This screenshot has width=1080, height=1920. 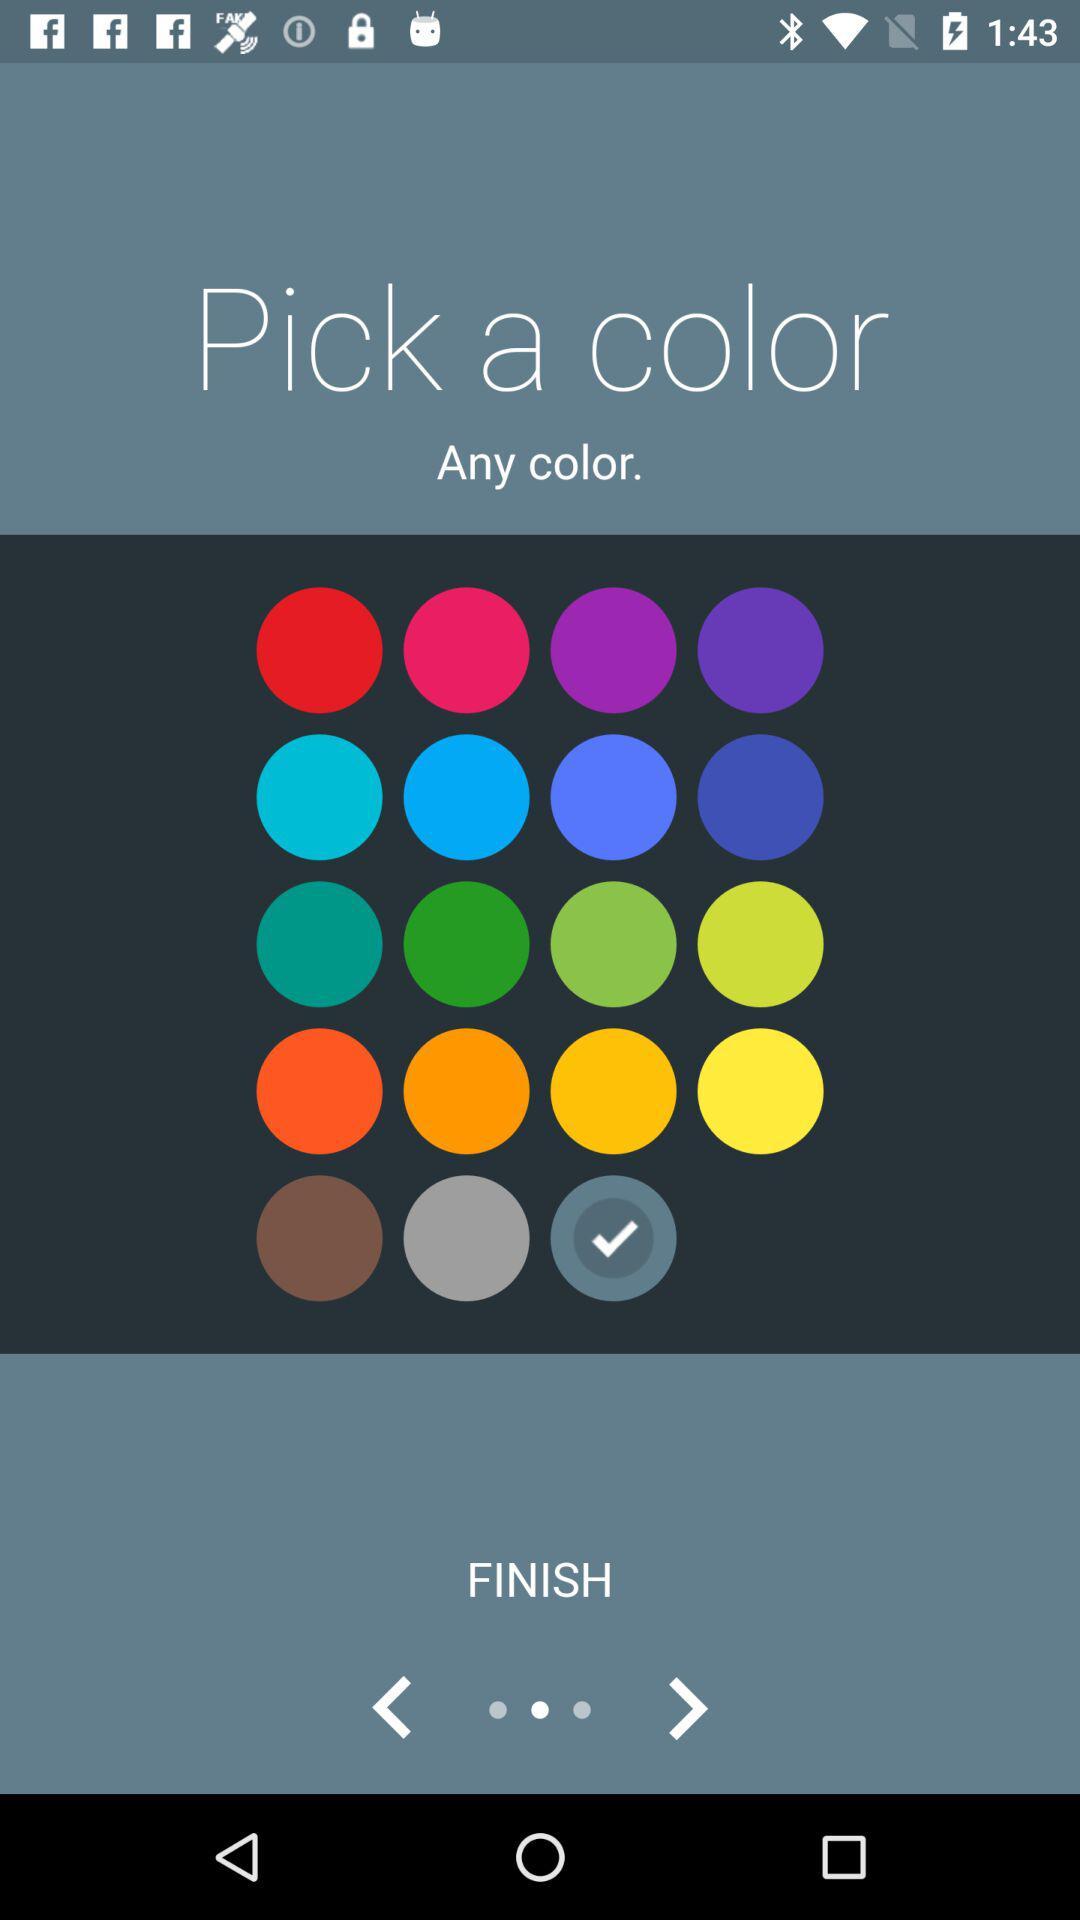 I want to click on the arrow_forward icon, so click(x=685, y=1708).